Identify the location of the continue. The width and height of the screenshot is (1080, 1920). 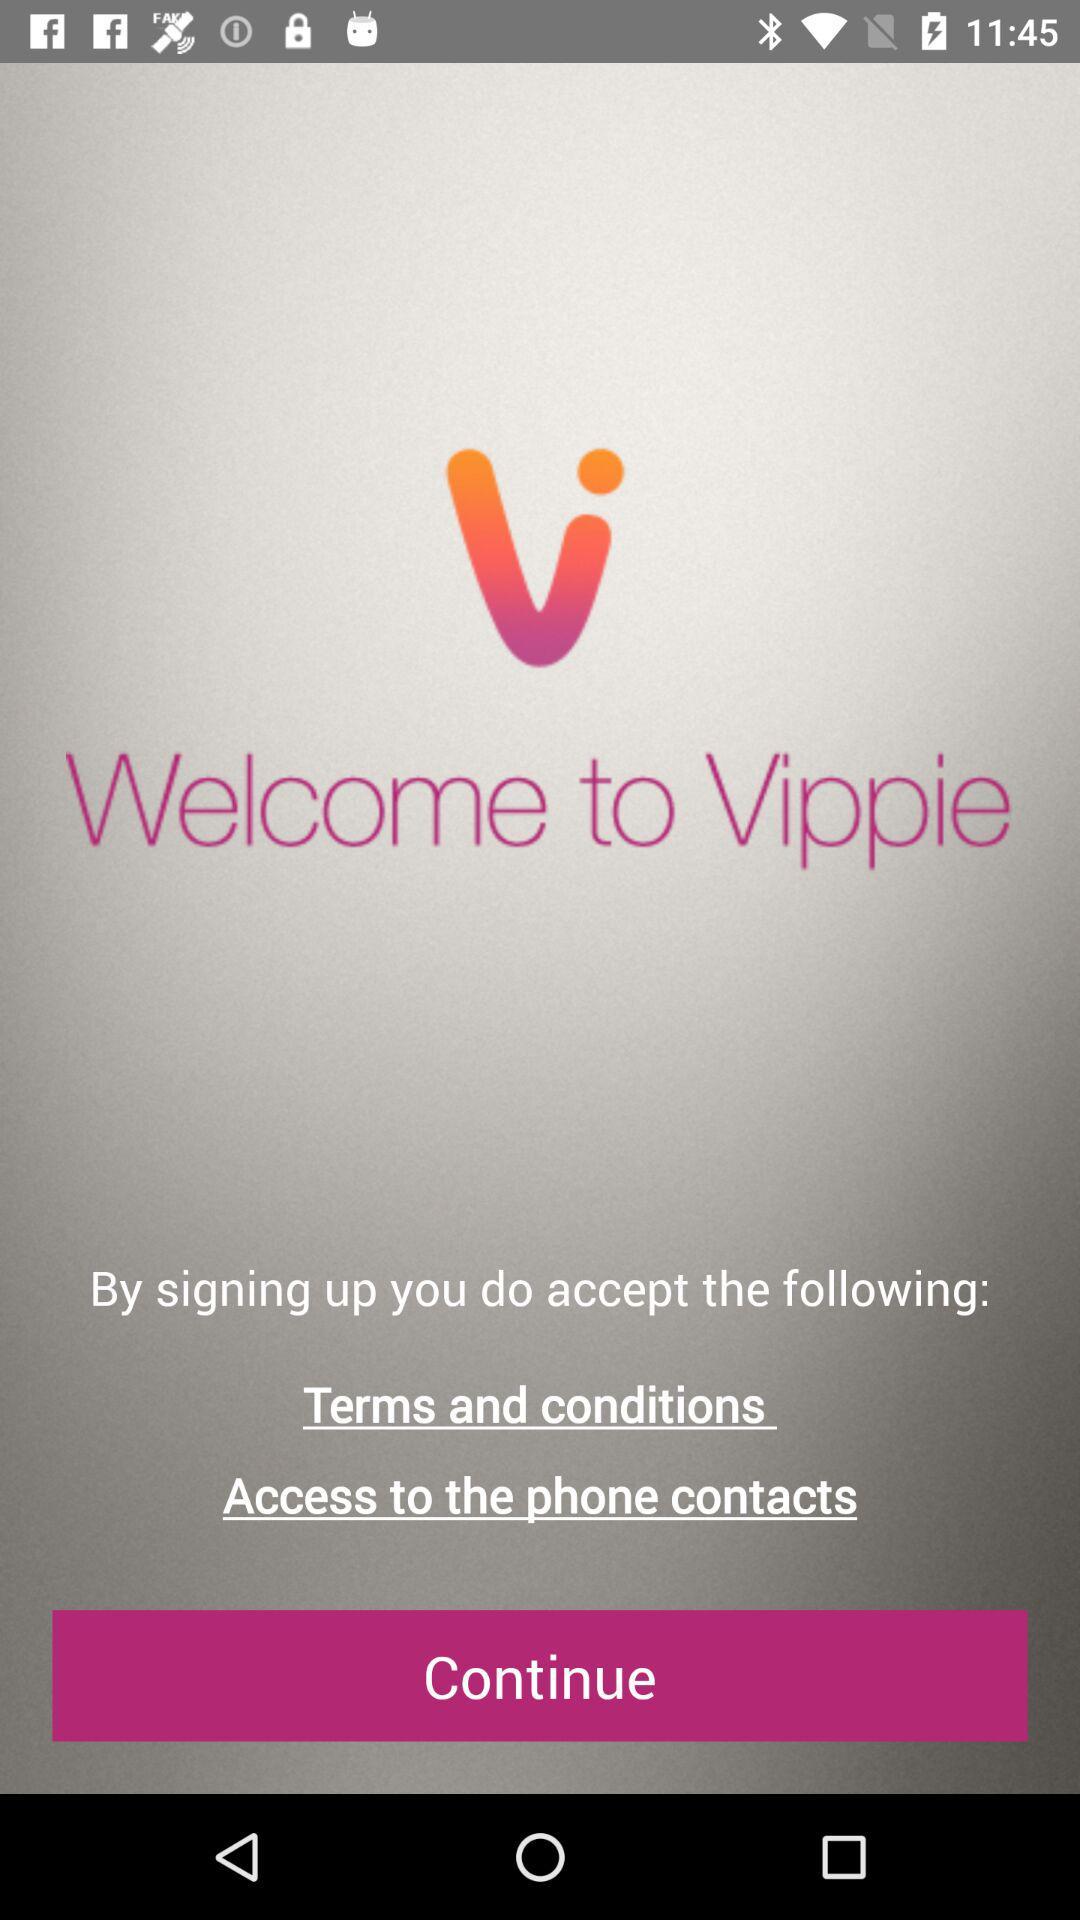
(540, 1675).